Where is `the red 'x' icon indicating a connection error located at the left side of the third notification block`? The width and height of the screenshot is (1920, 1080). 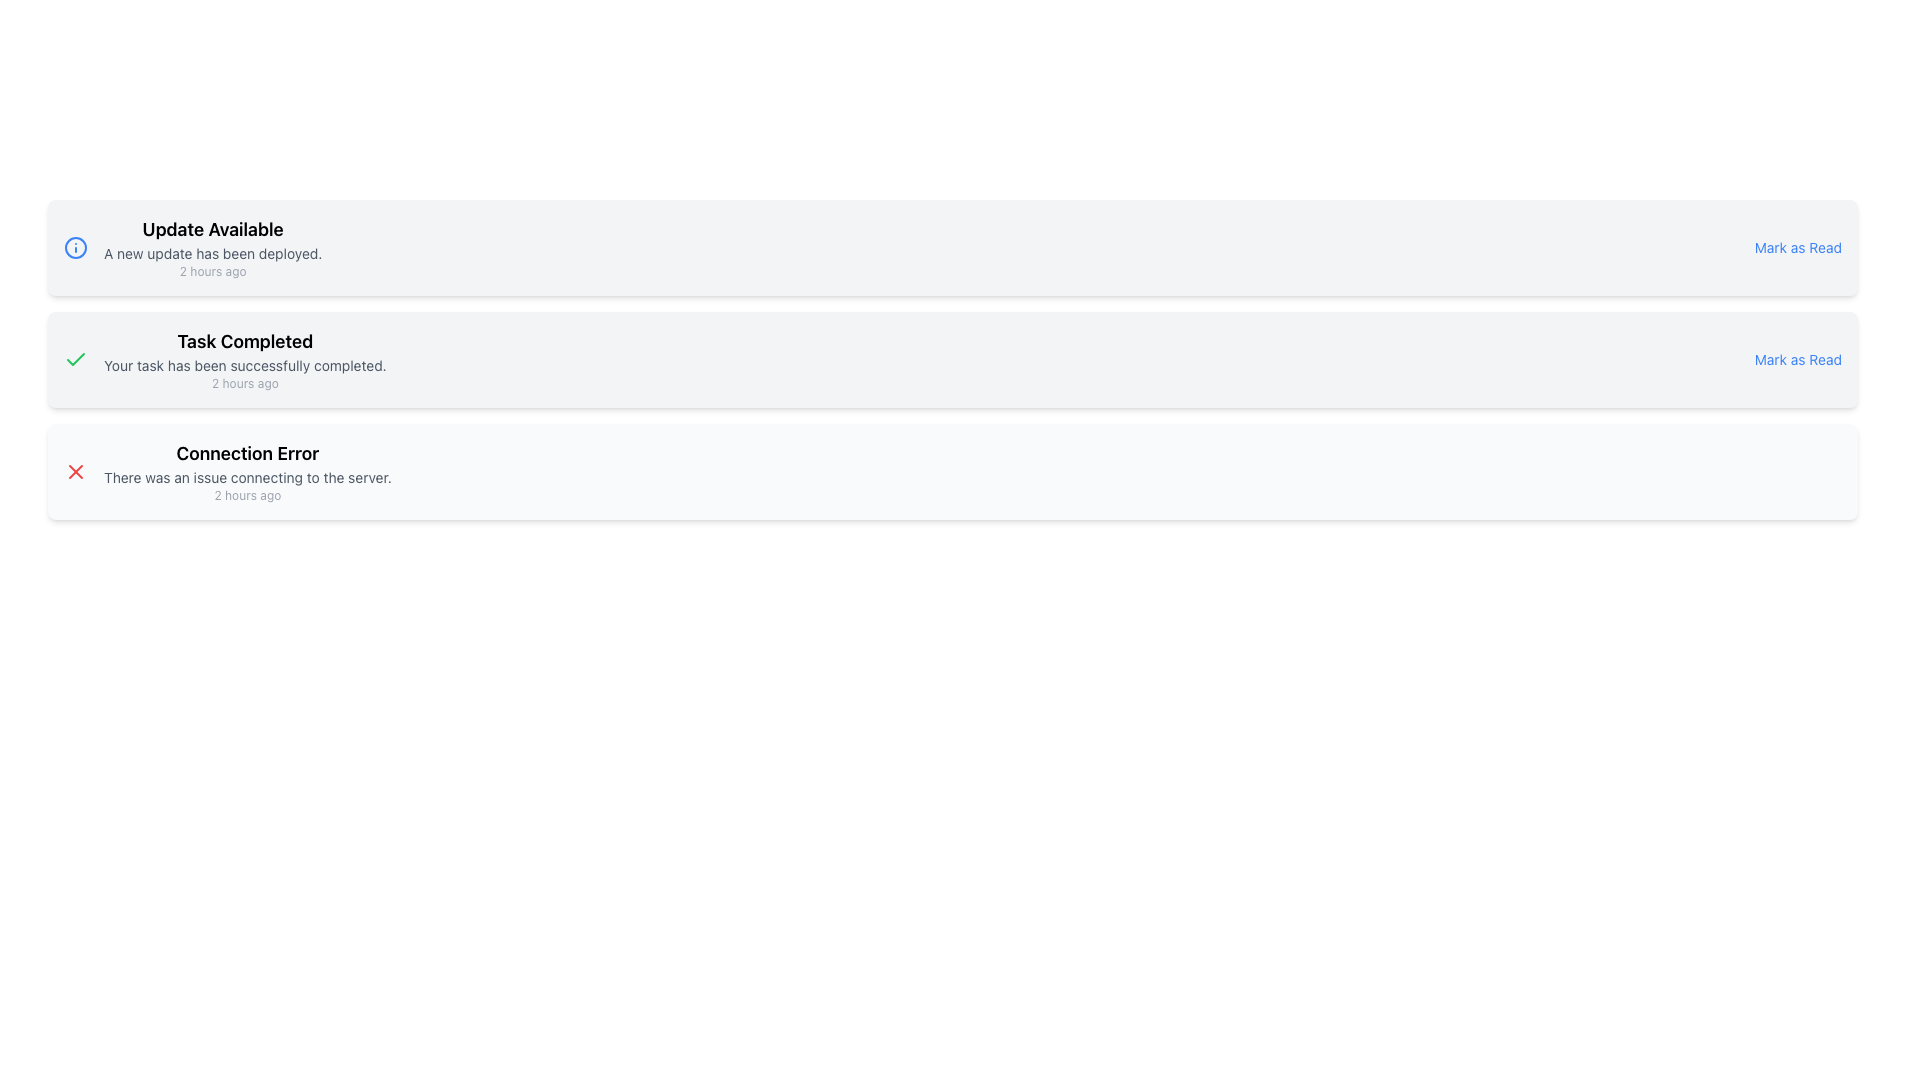
the red 'x' icon indicating a connection error located at the left side of the third notification block is located at coordinates (76, 471).